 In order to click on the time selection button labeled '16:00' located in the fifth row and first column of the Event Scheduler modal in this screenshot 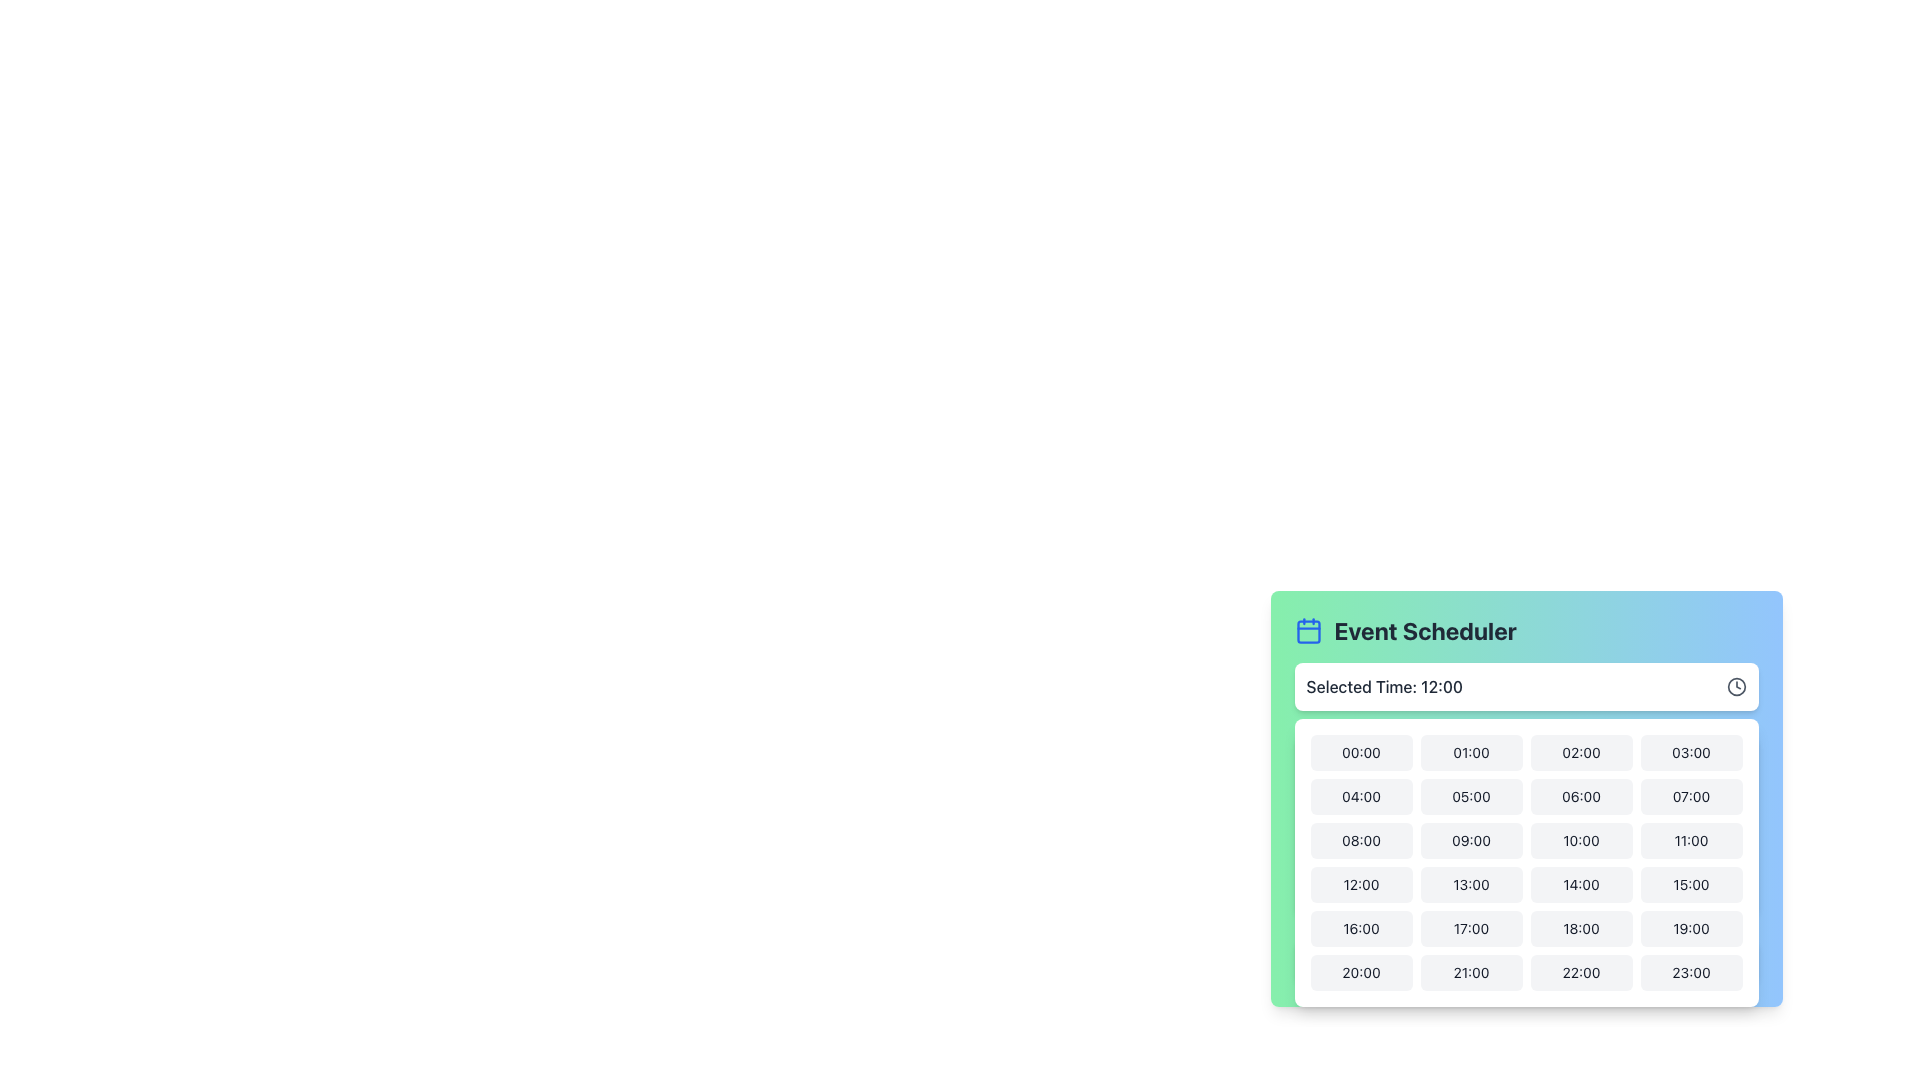, I will do `click(1360, 929)`.